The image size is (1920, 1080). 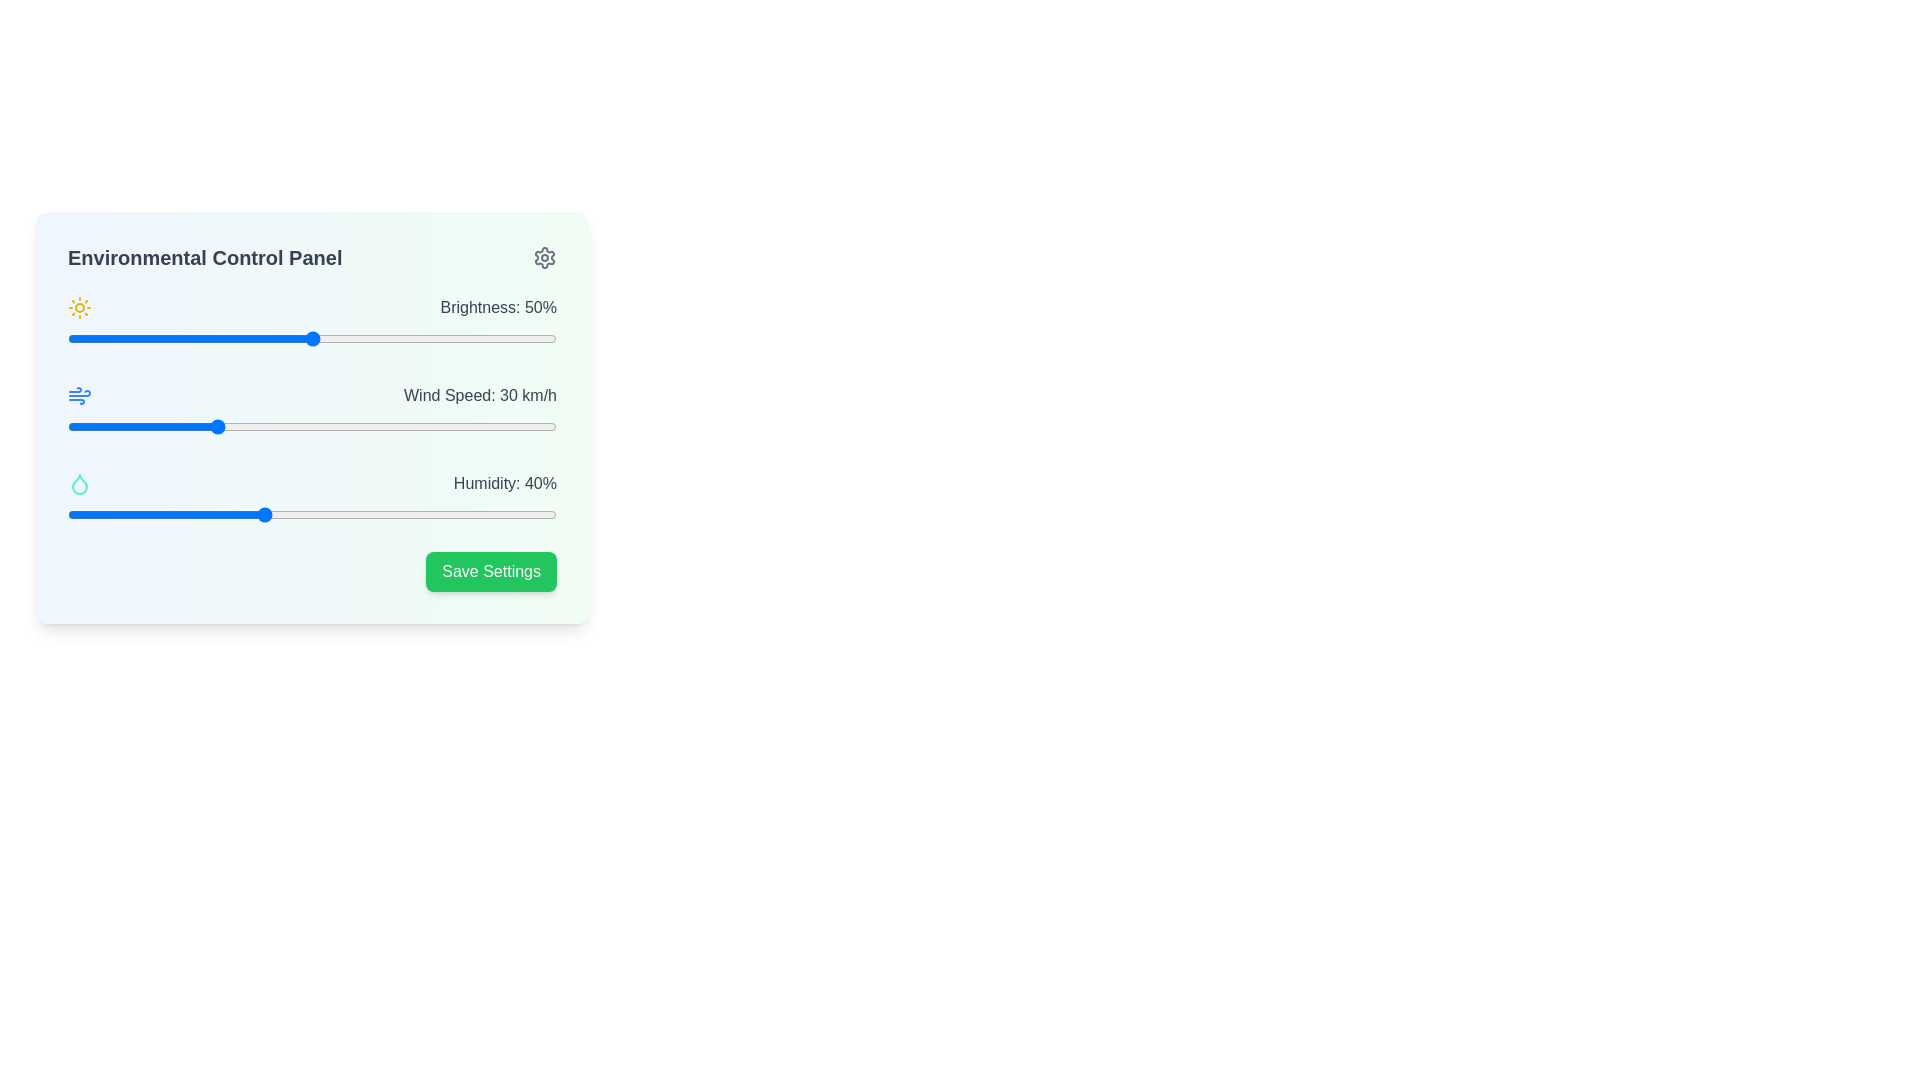 I want to click on the wind speed, so click(x=214, y=426).